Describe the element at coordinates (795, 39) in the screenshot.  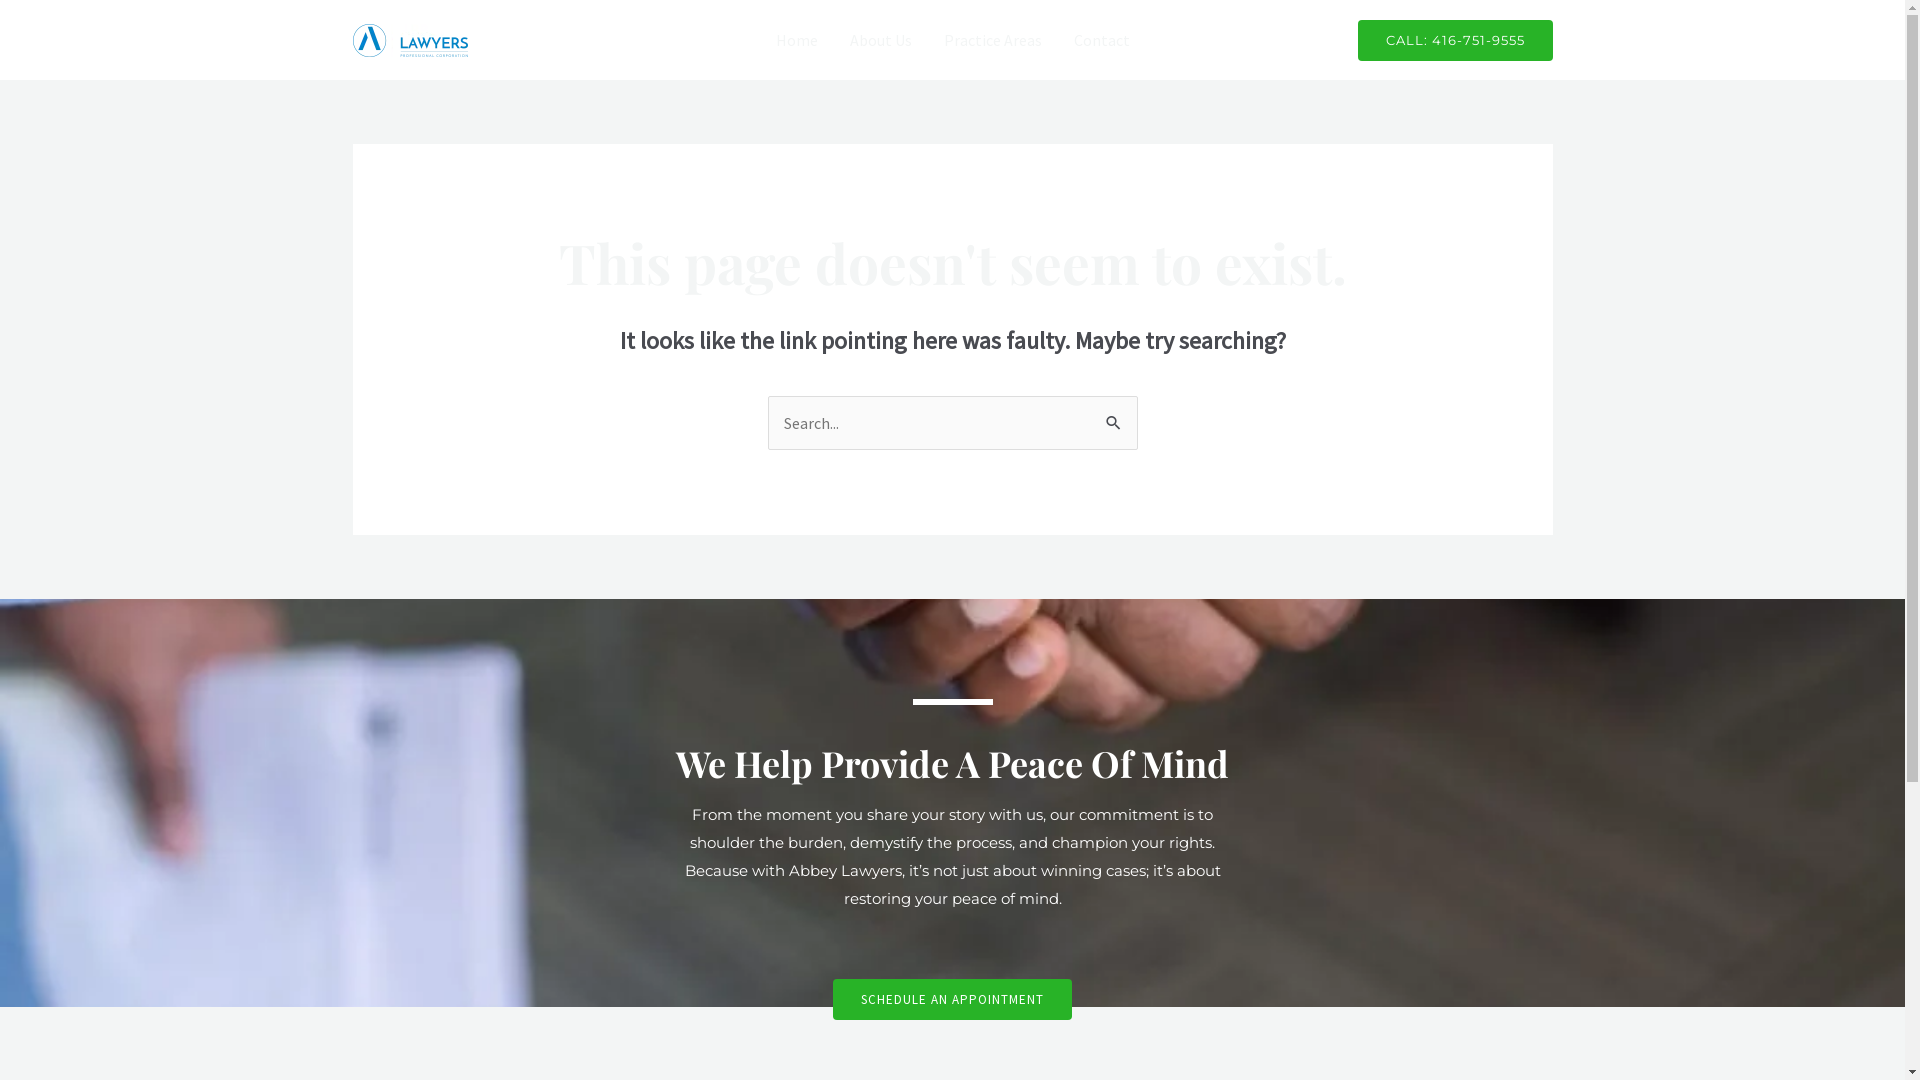
I see `'Home'` at that location.